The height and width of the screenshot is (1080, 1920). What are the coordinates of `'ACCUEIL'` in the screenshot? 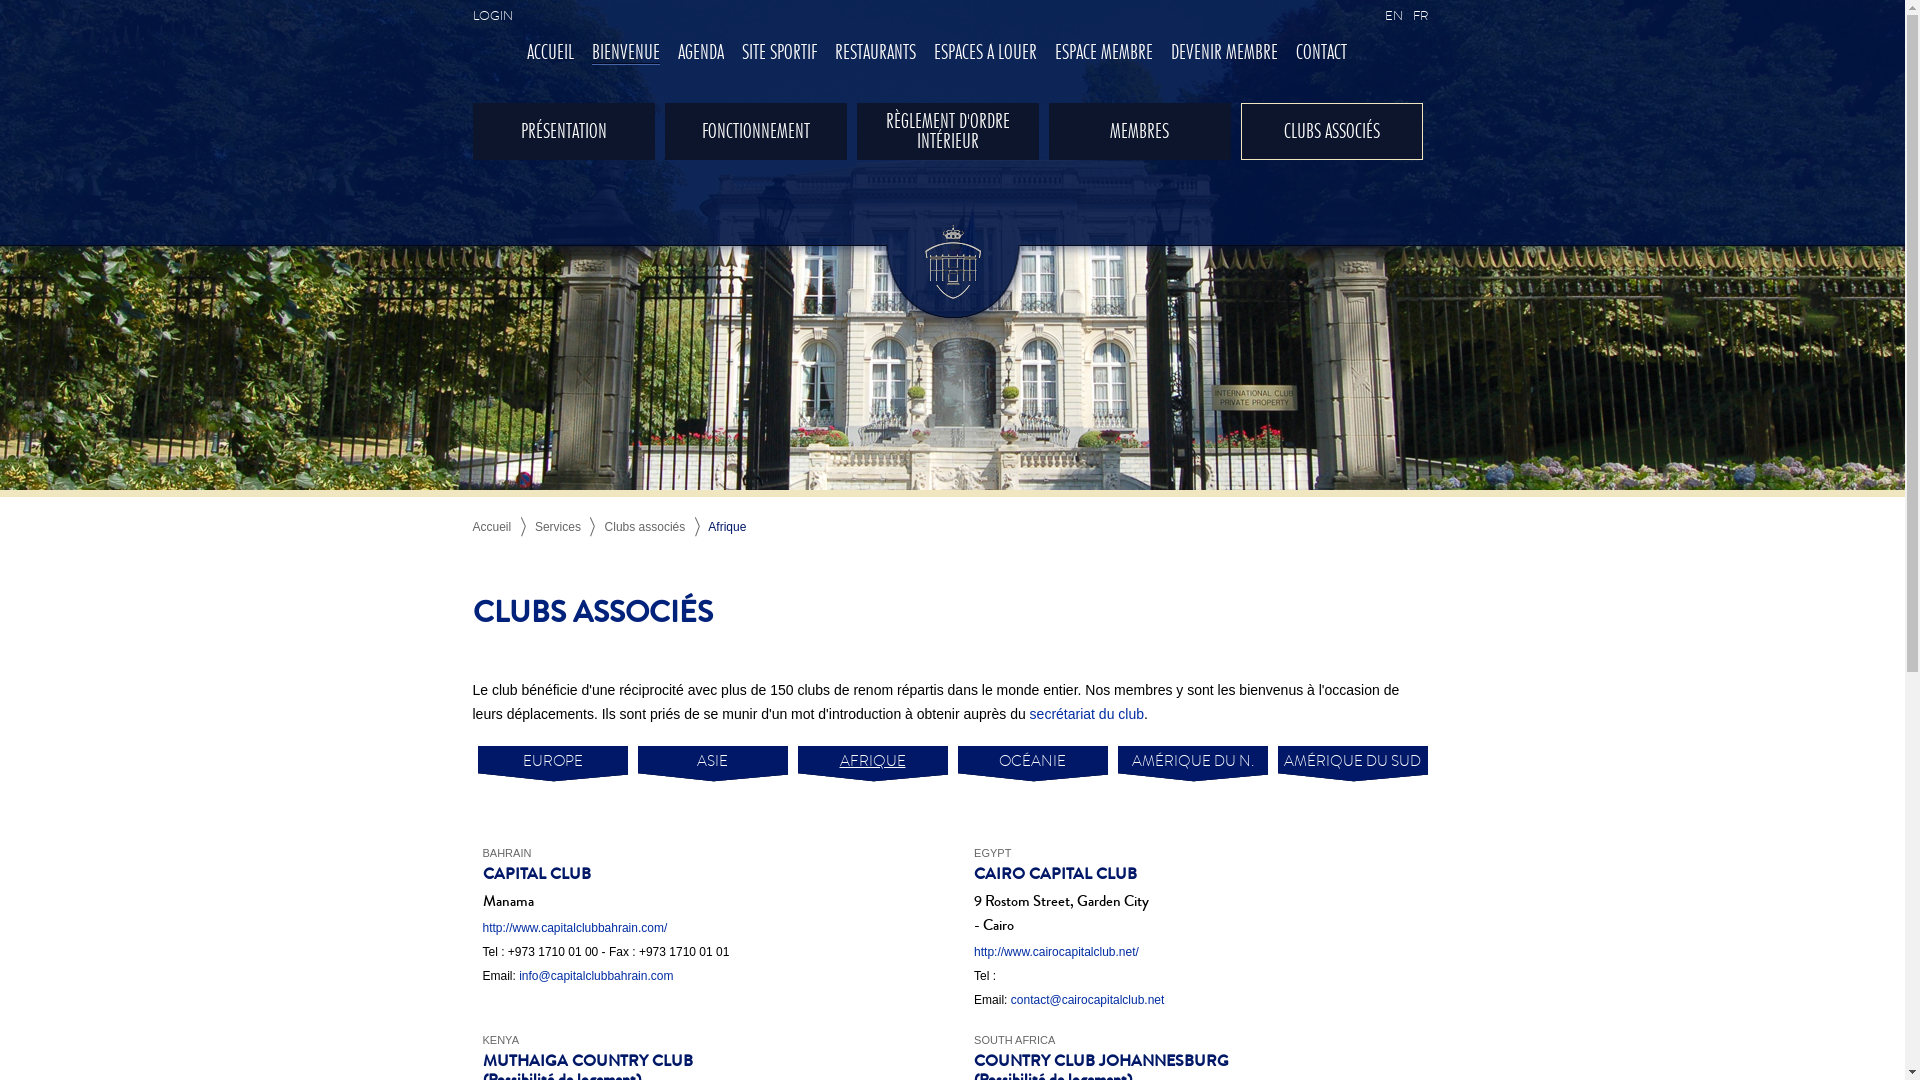 It's located at (526, 53).